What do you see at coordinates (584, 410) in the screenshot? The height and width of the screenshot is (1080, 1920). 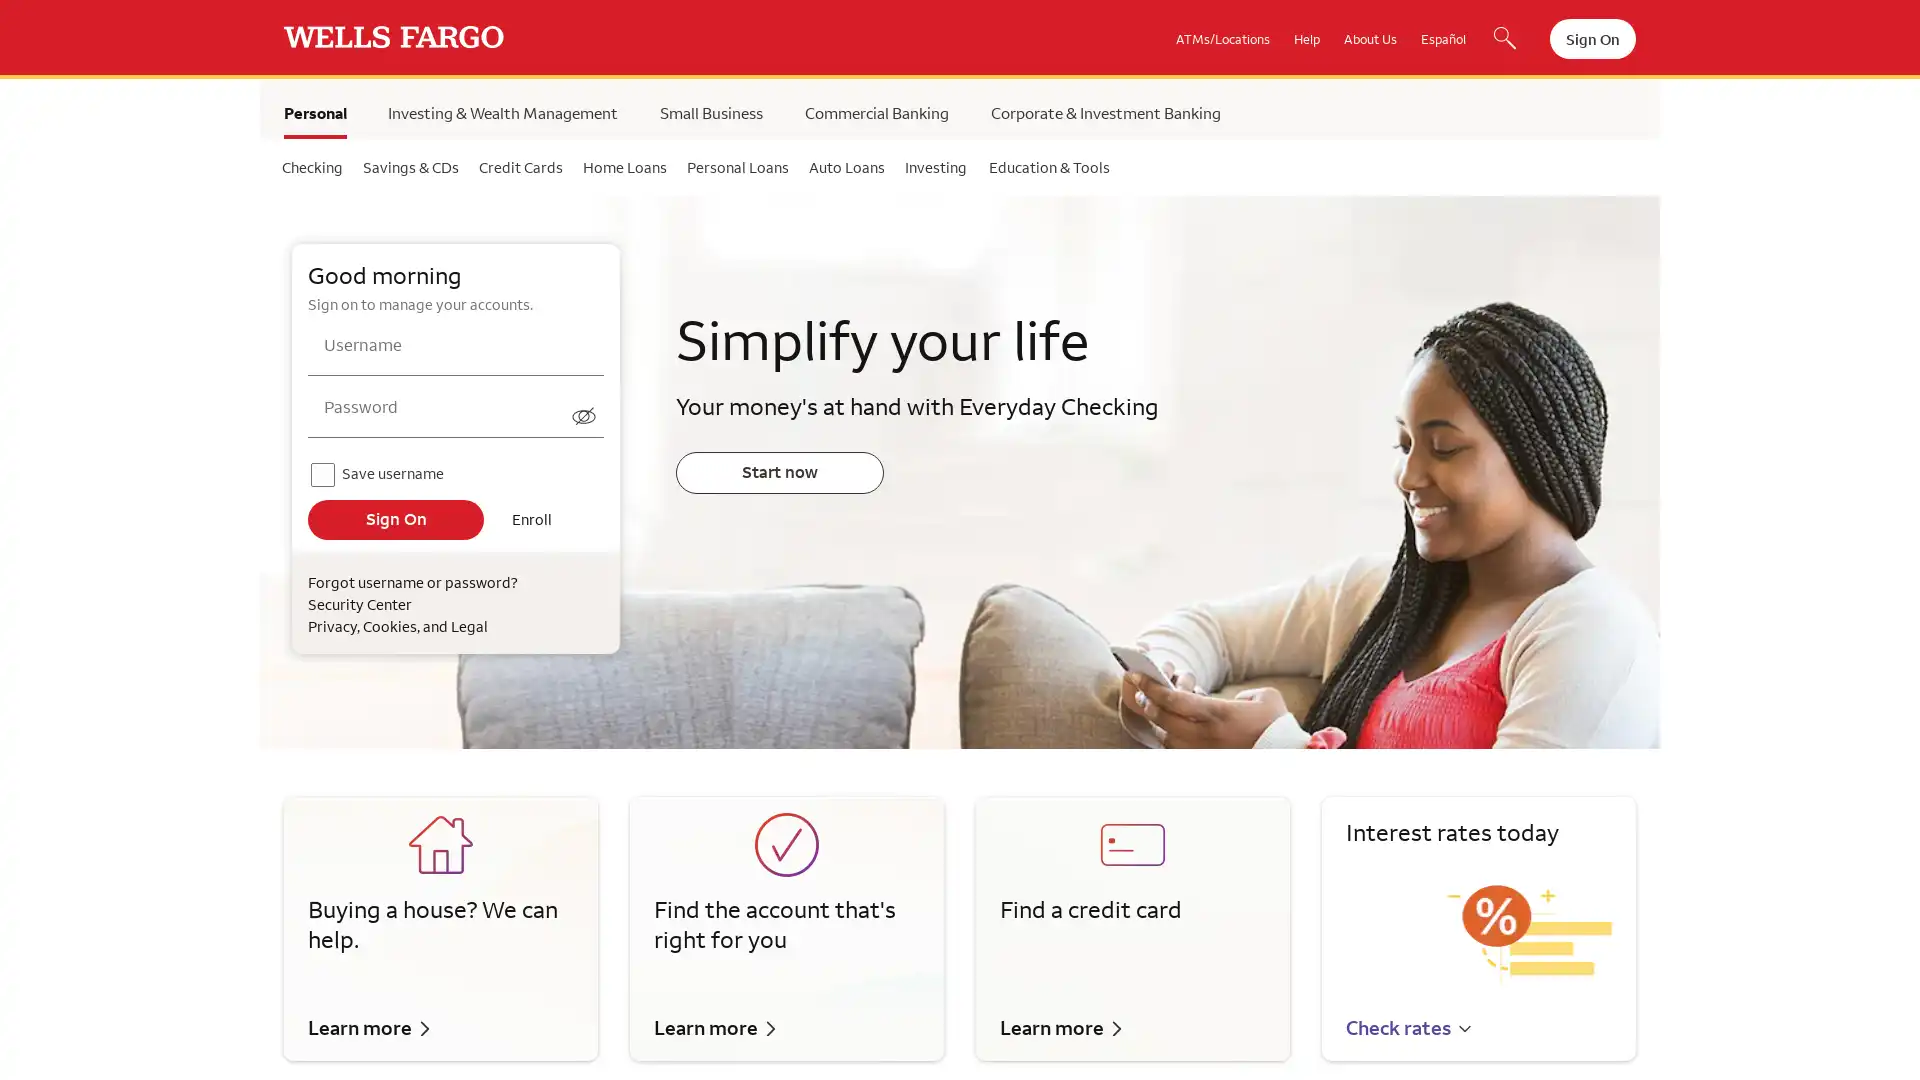 I see `Show password` at bounding box center [584, 410].